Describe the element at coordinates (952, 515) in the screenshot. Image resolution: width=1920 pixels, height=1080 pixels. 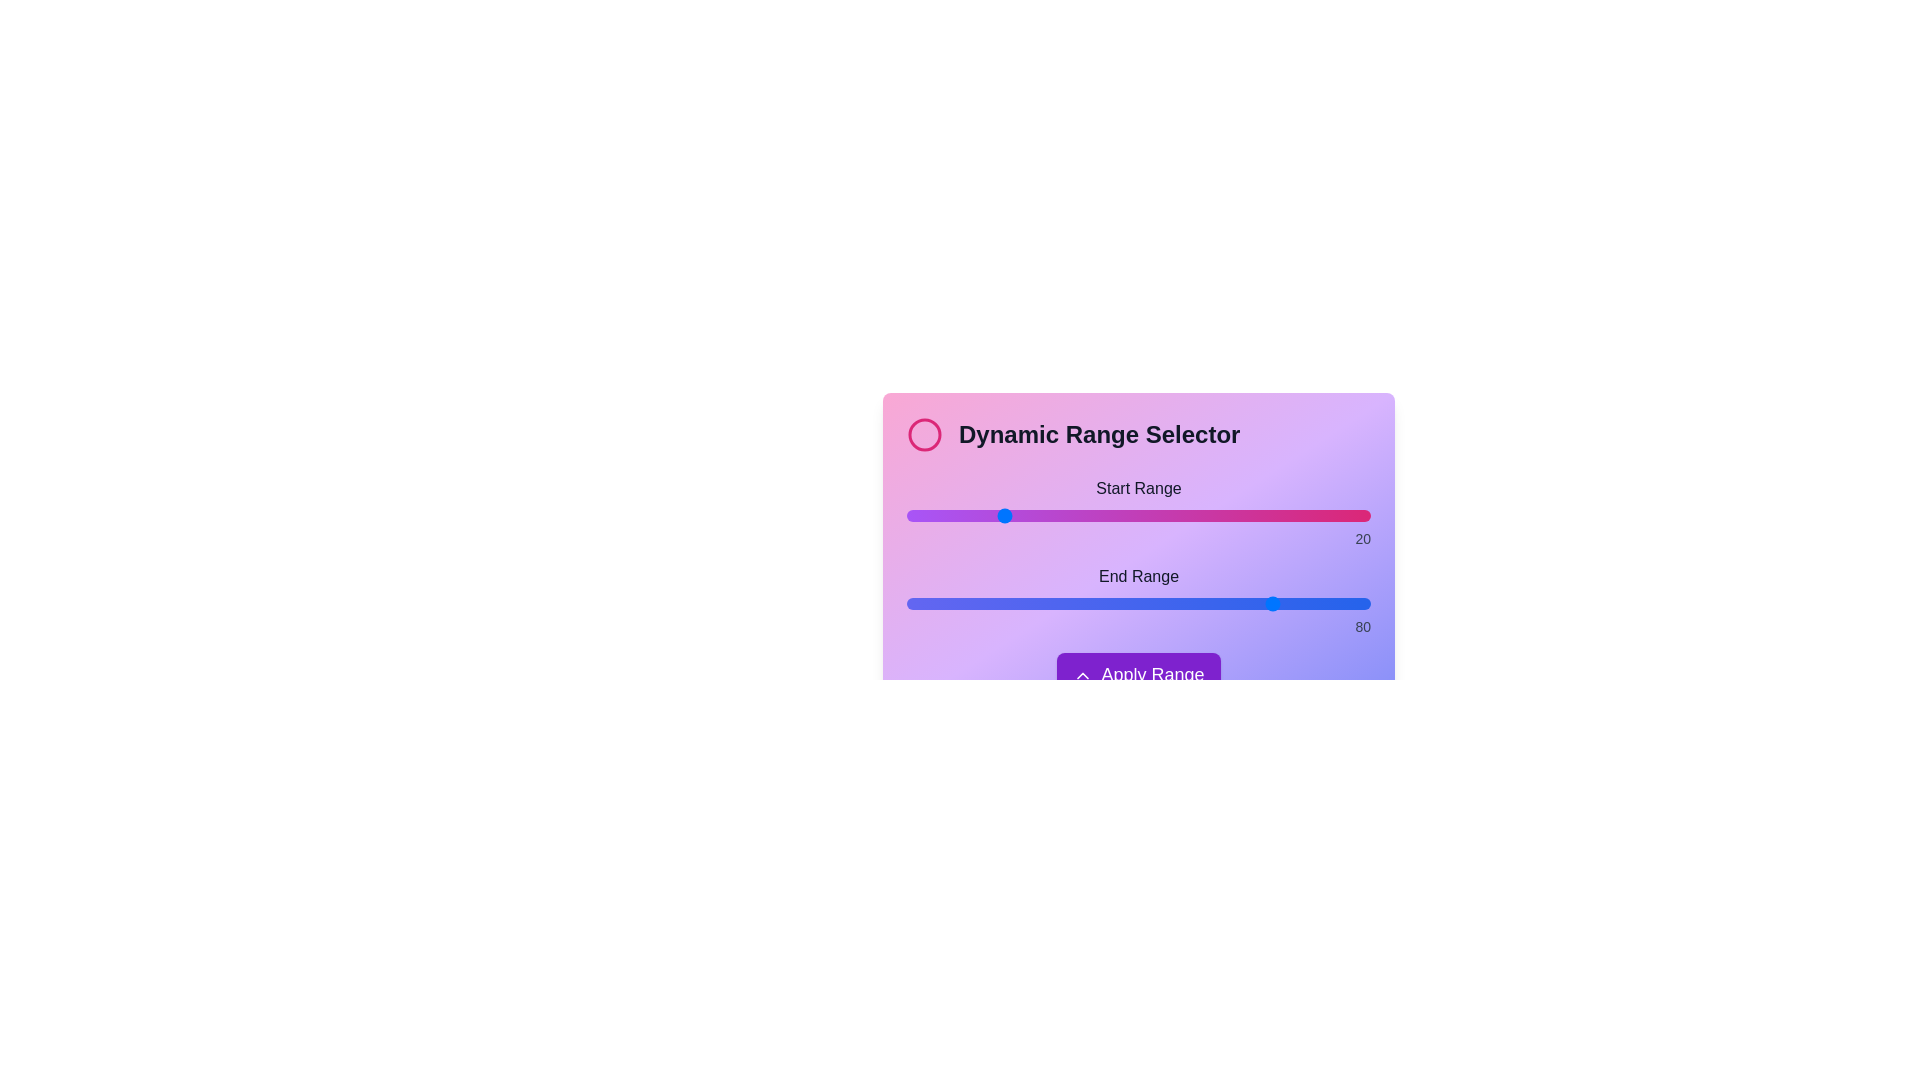
I see `the start range slider to 10 by dragging the slider to the desired position` at that location.